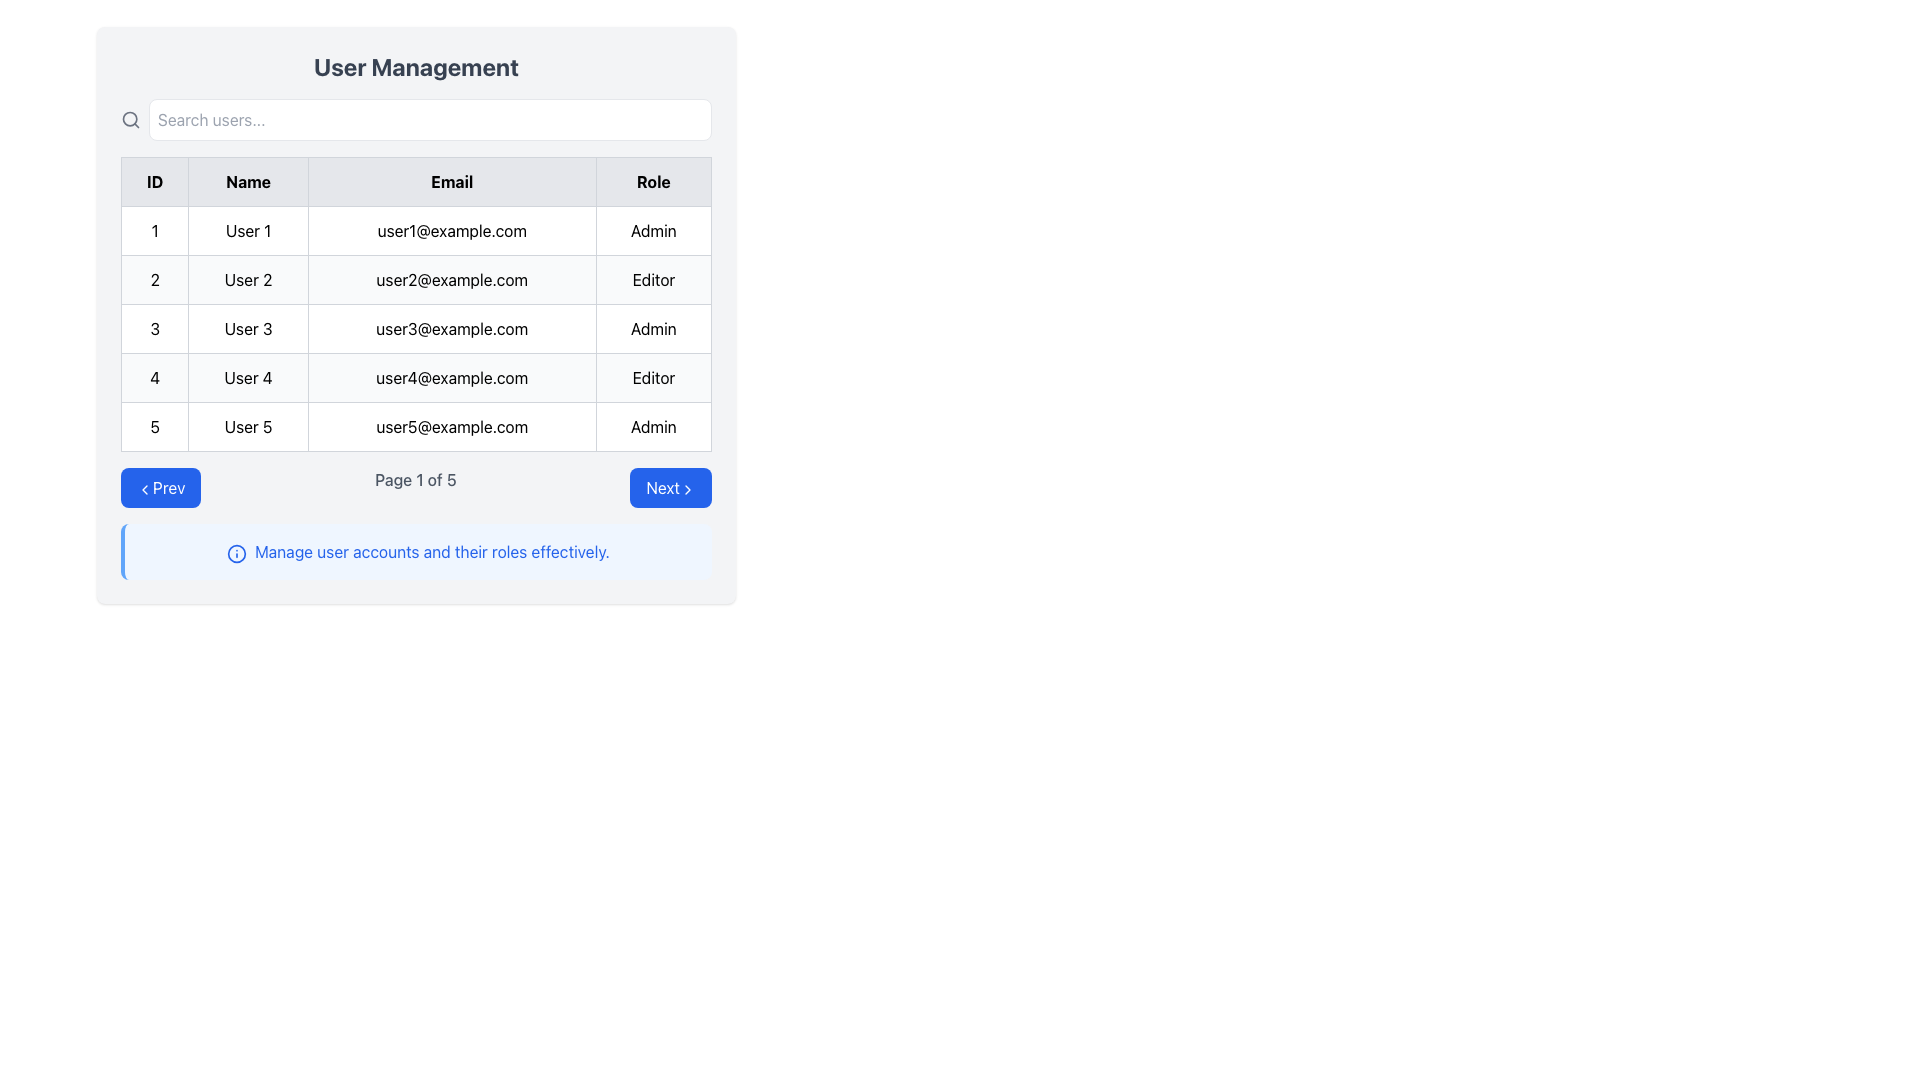 The width and height of the screenshot is (1920, 1080). I want to click on the Table Cell displaying the user's name, which is the second cell in the fifth row of the table, located in the 'Name' column, so click(247, 426).